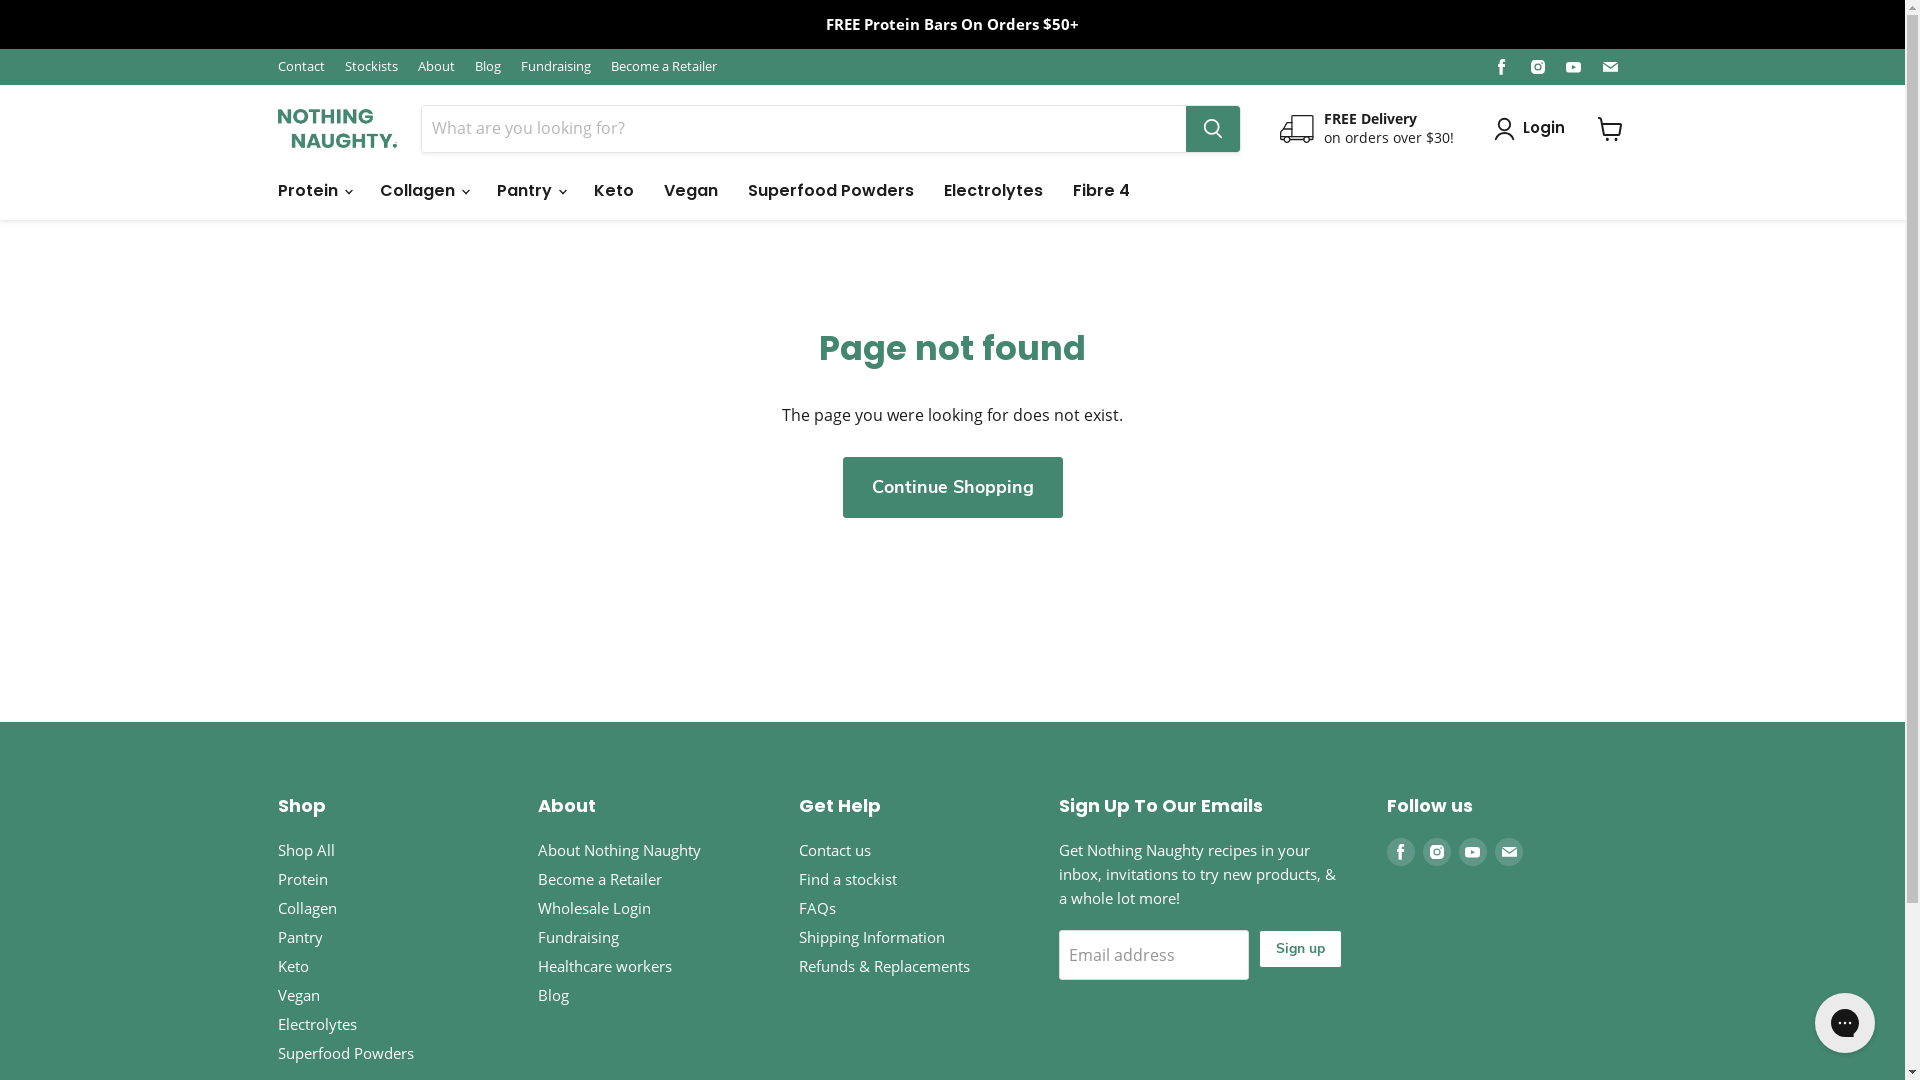  I want to click on 'Stockists', so click(370, 65).